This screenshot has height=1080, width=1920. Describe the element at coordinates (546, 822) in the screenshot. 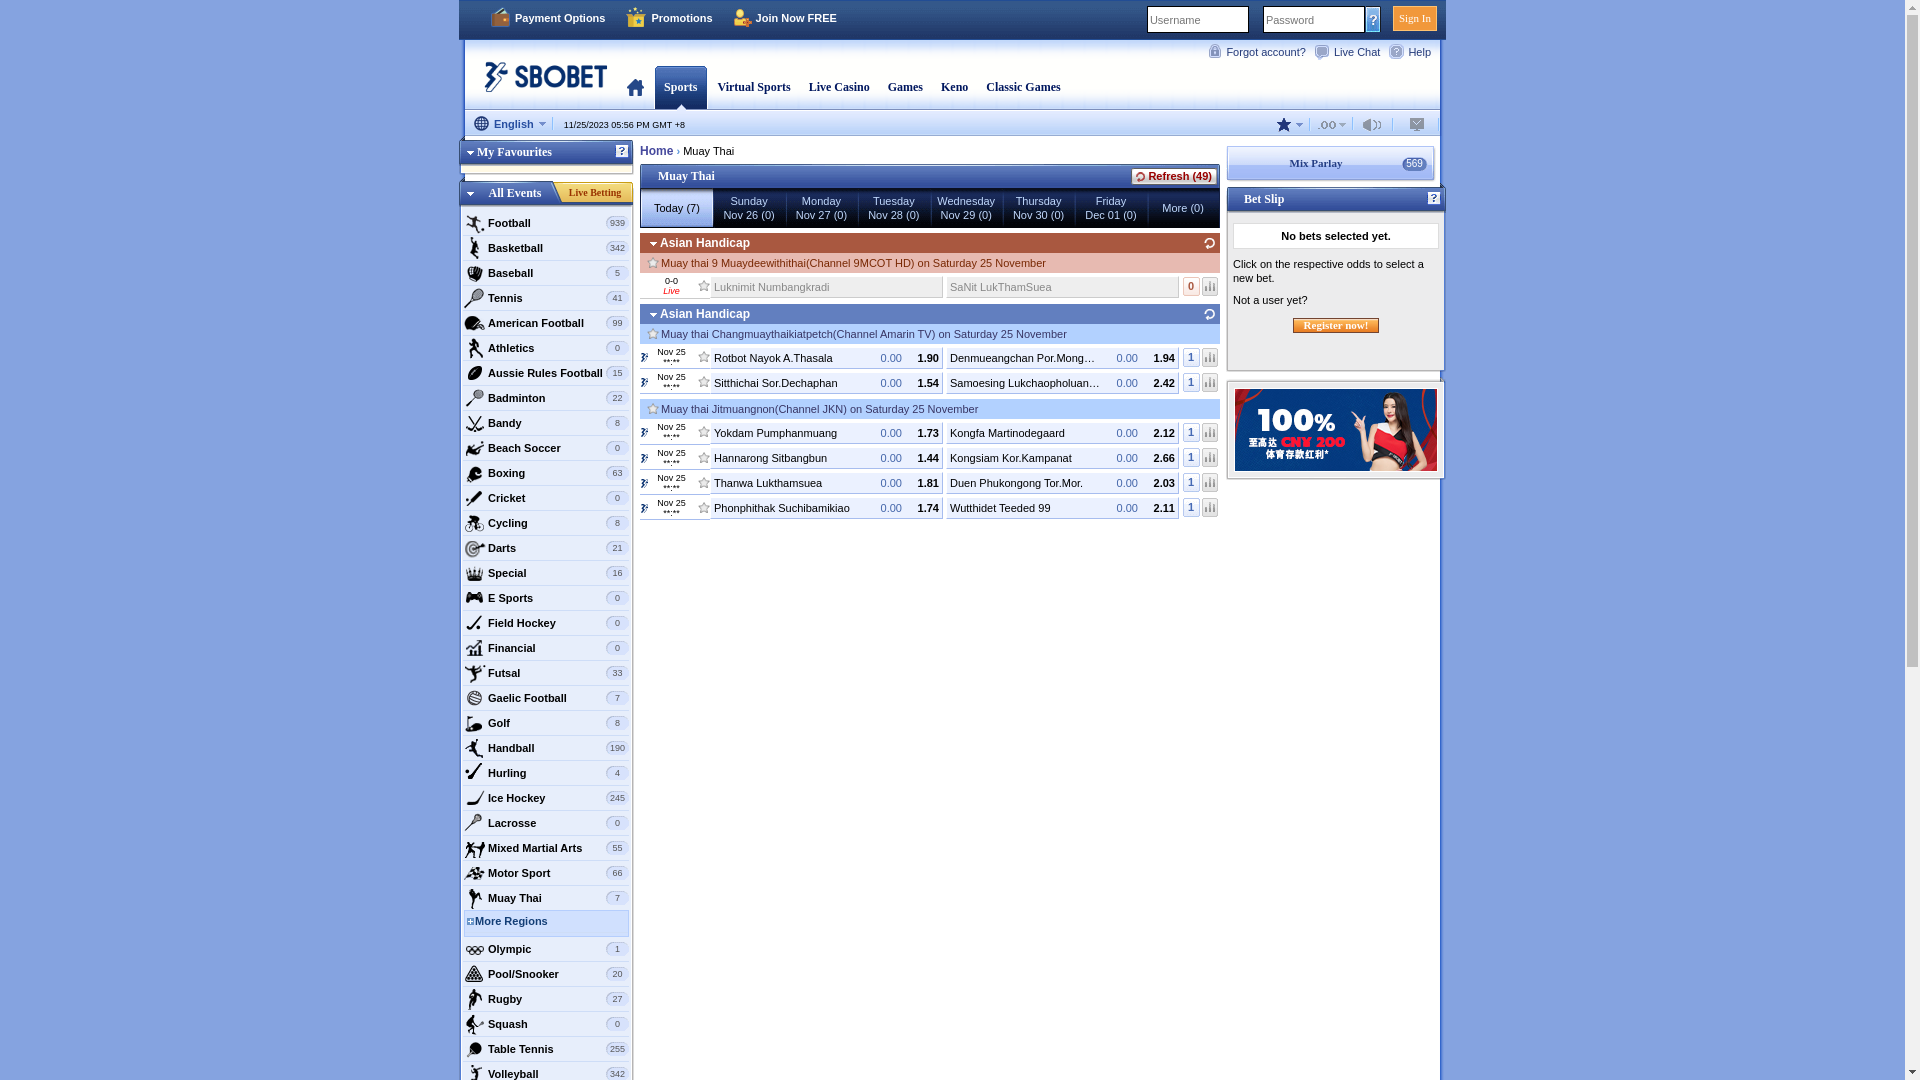

I see `'Lacrosse` at that location.